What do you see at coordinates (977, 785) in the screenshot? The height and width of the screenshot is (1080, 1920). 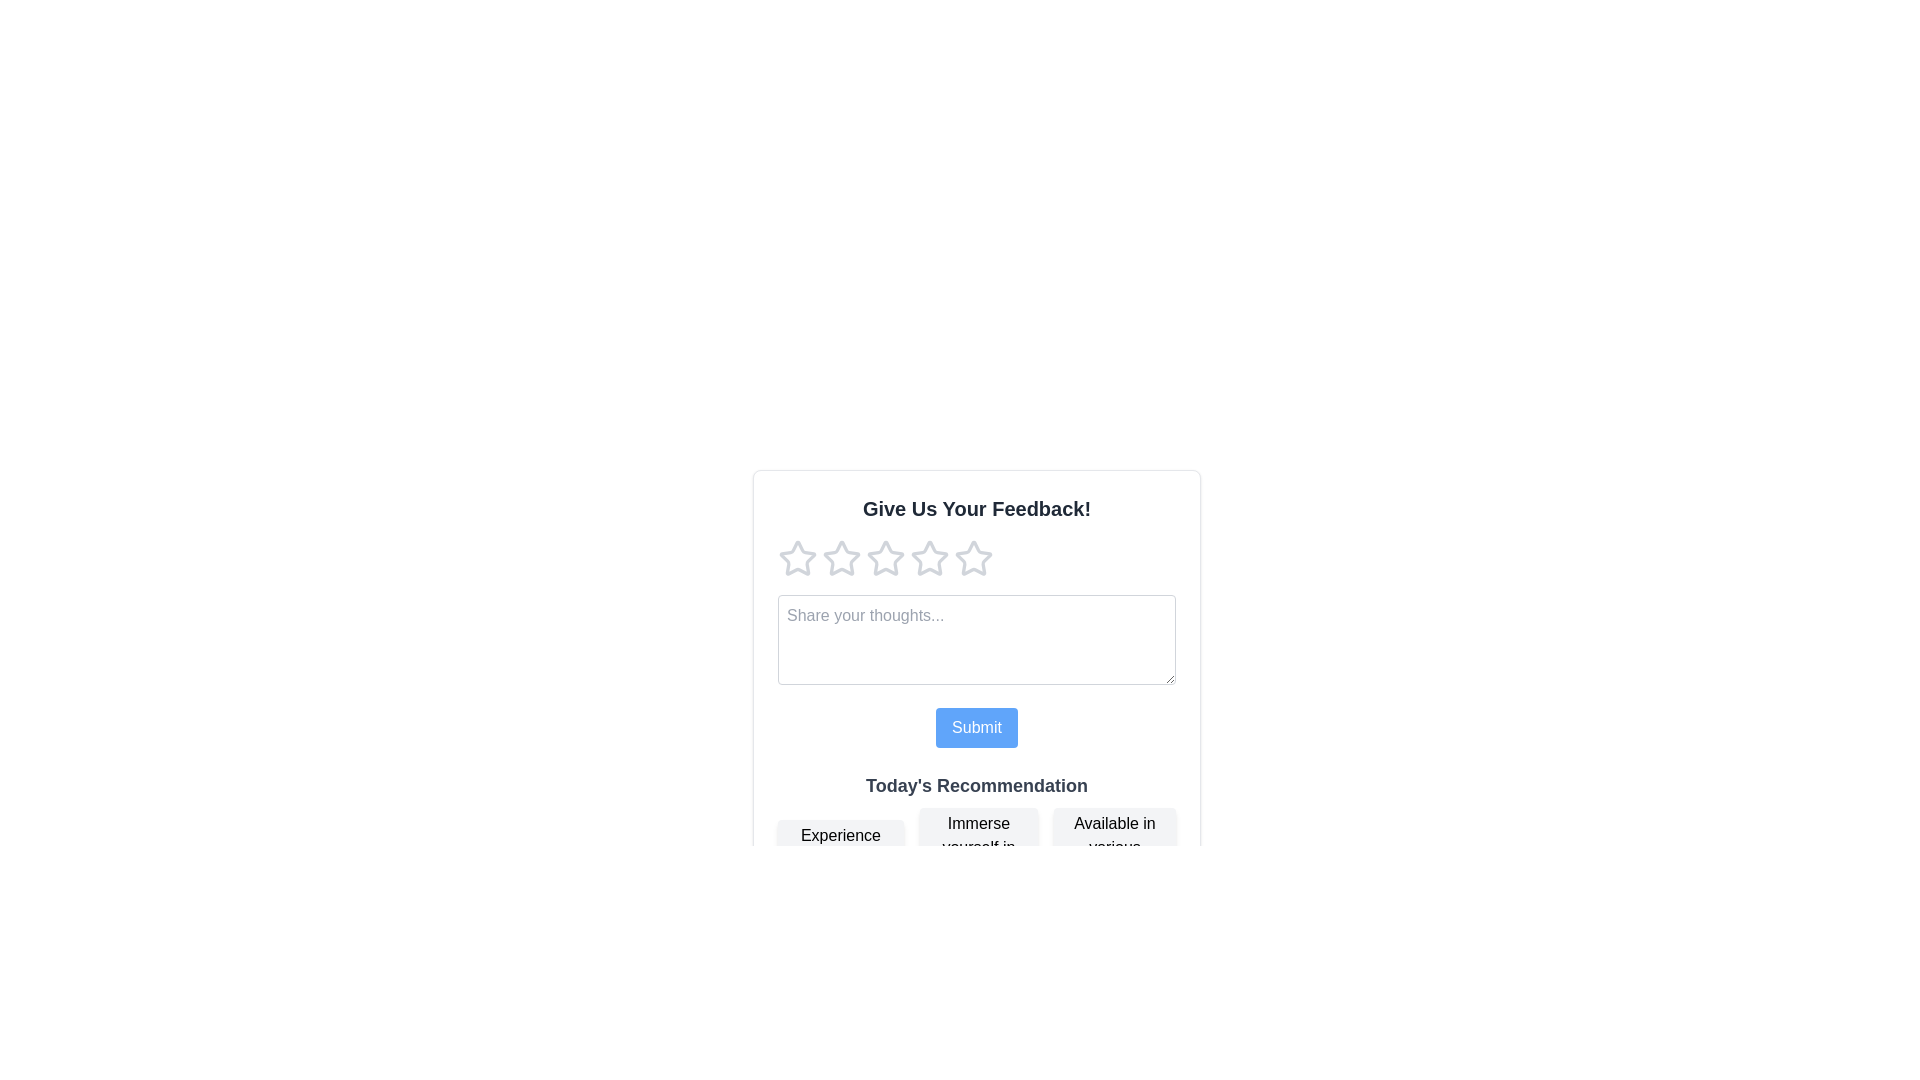 I see `the bold text label displaying 'Today's Recommendation', which is styled in gray and serves as a section heading above the button phrases` at bounding box center [977, 785].